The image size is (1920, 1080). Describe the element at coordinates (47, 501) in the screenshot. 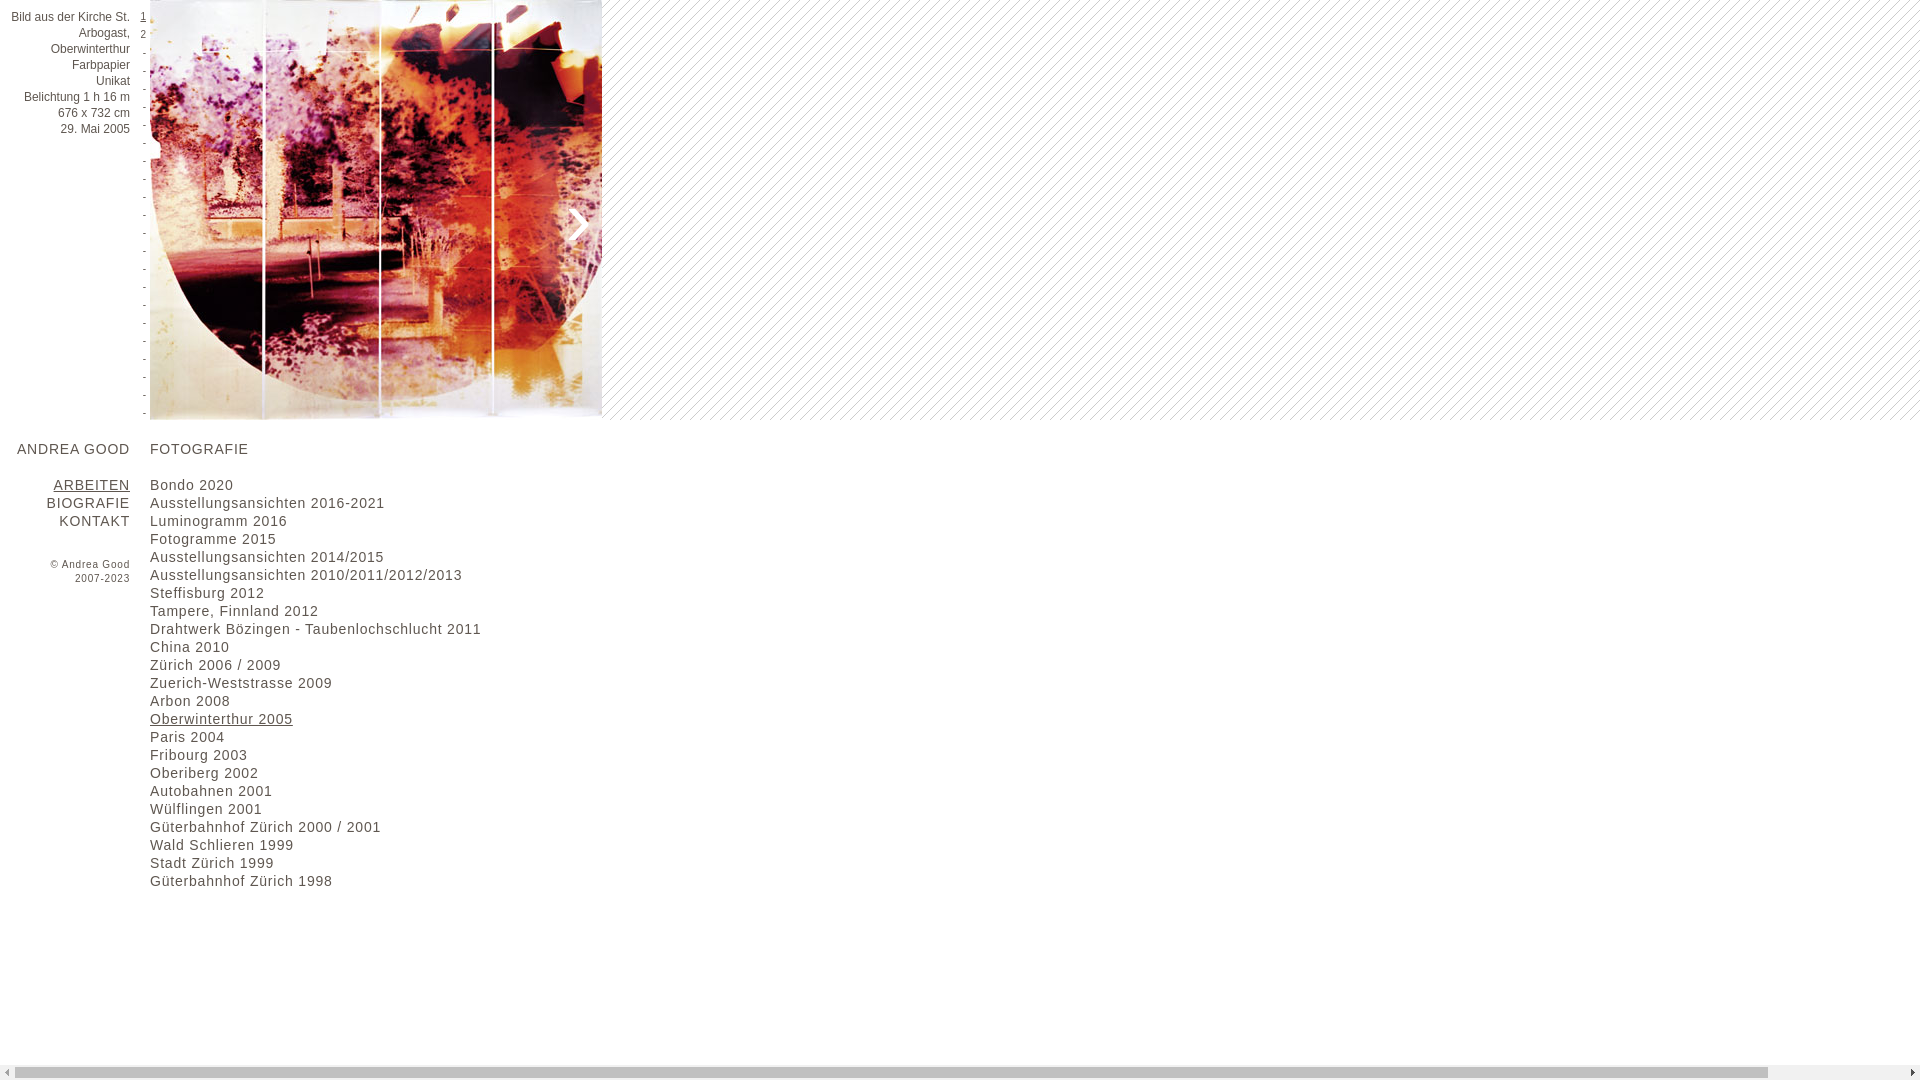

I see `'BIOGRAFIE'` at that location.